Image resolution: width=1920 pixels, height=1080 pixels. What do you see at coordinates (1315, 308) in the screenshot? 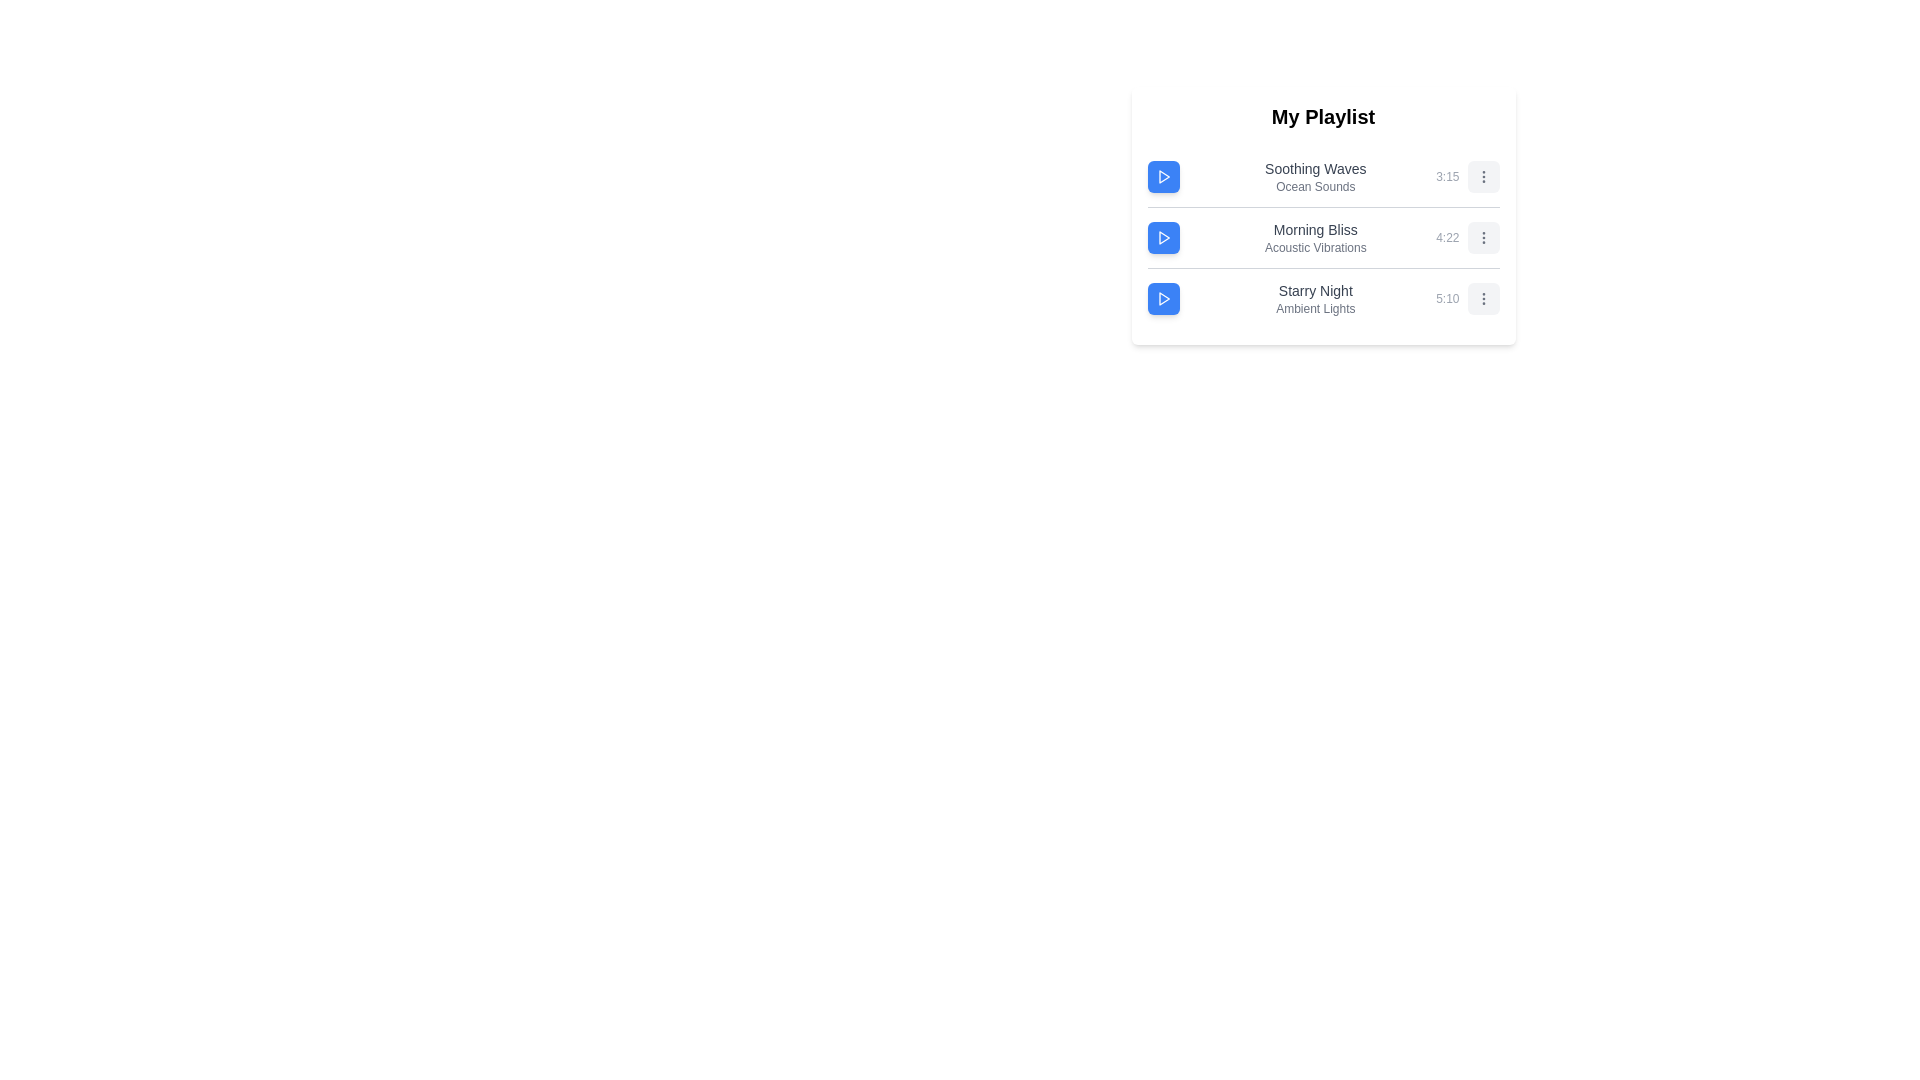
I see `the text element displaying 'Ambient Lights', which is styled as a subtitle beneath 'Starry Night' in the playlist layout` at bounding box center [1315, 308].